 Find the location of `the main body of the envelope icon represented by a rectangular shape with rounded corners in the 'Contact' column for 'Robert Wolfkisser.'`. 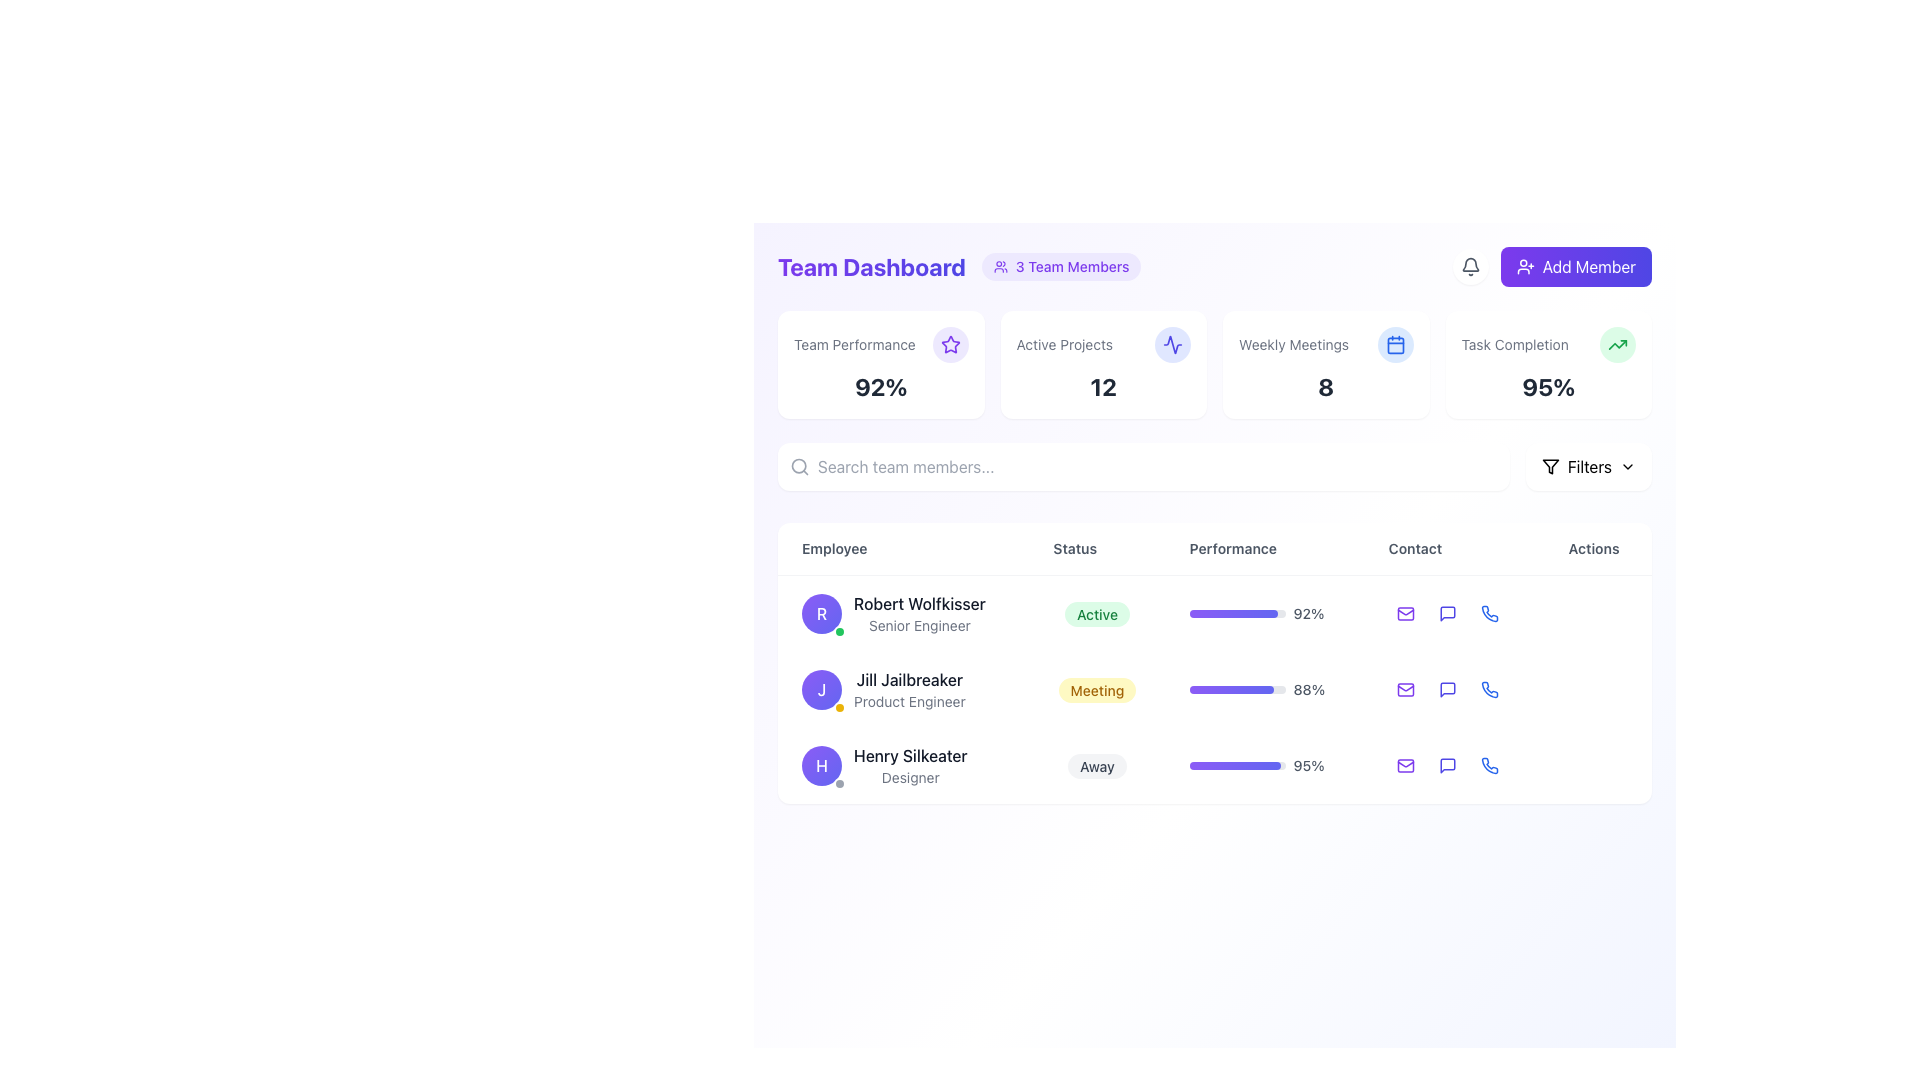

the main body of the envelope icon represented by a rectangular shape with rounded corners in the 'Contact' column for 'Robert Wolfkisser.' is located at coordinates (1404, 612).